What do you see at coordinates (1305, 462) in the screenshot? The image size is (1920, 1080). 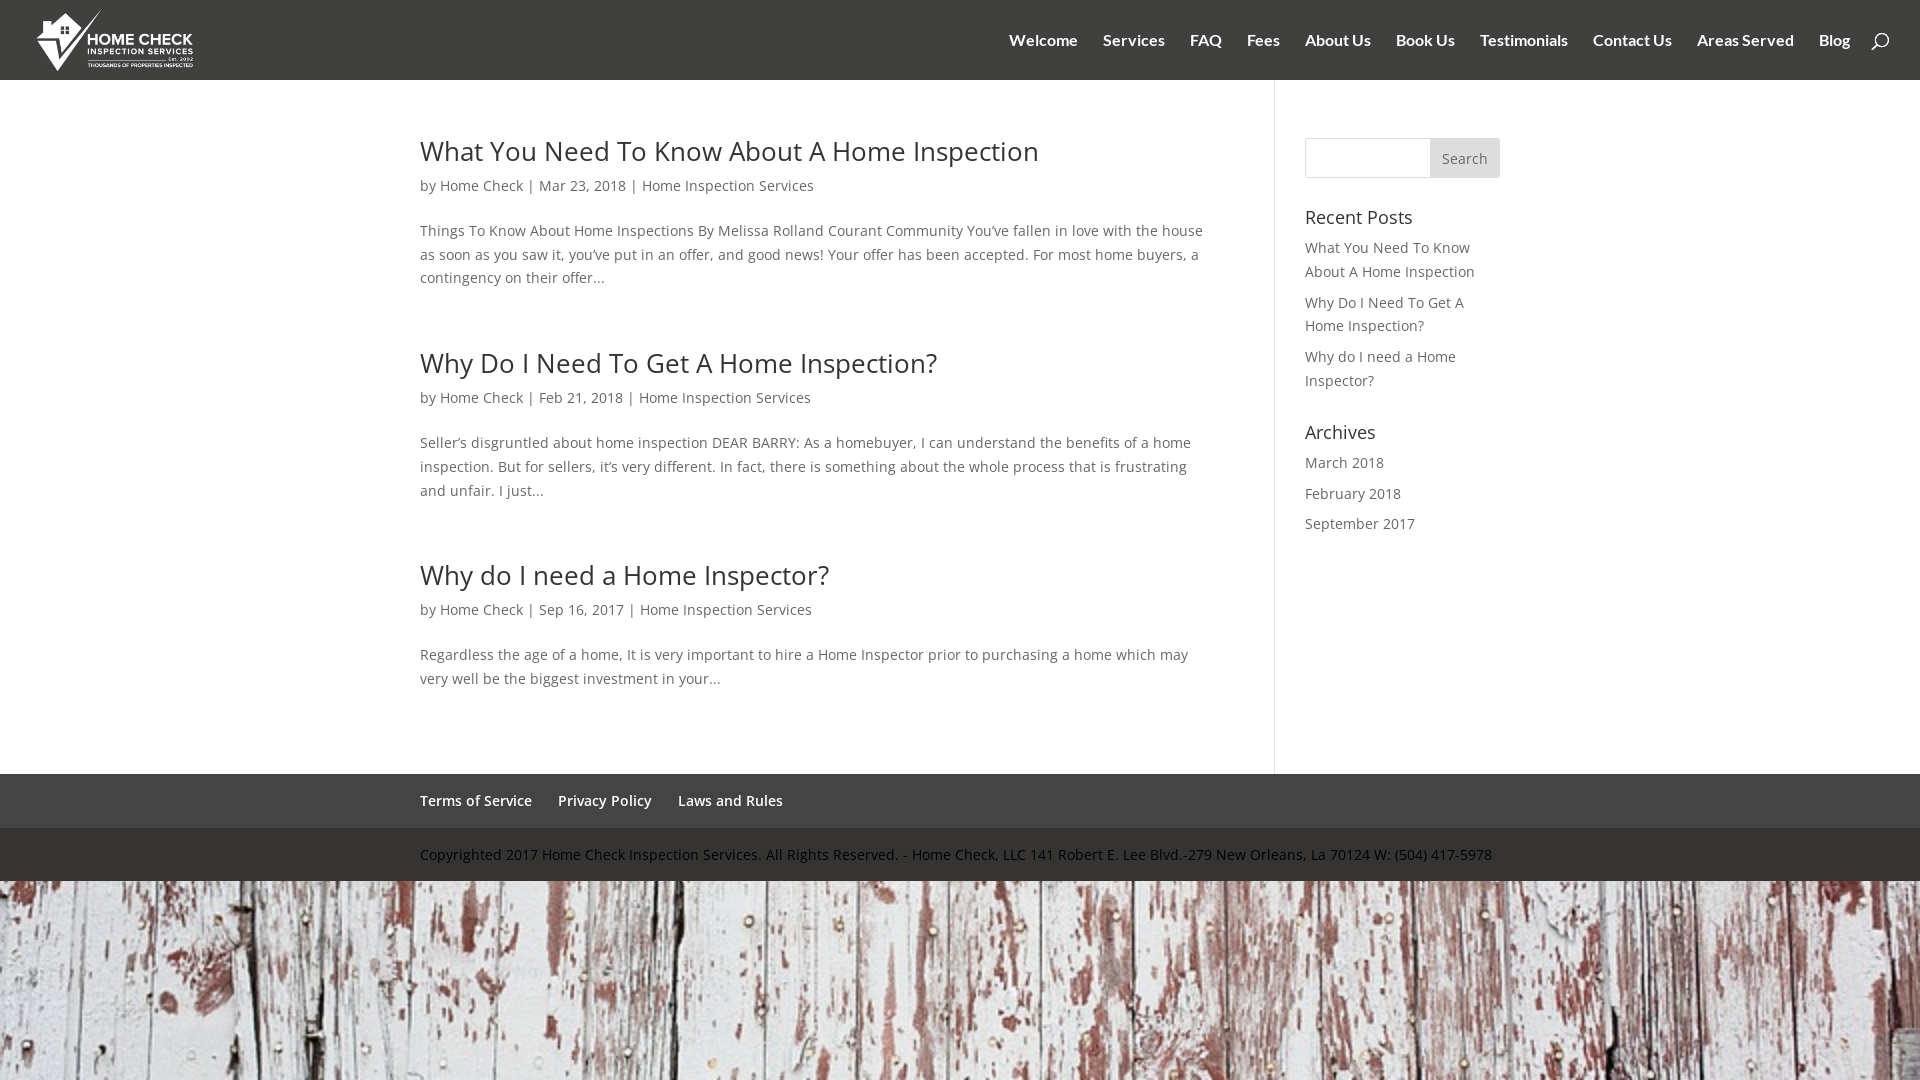 I see `'March 2018'` at bounding box center [1305, 462].